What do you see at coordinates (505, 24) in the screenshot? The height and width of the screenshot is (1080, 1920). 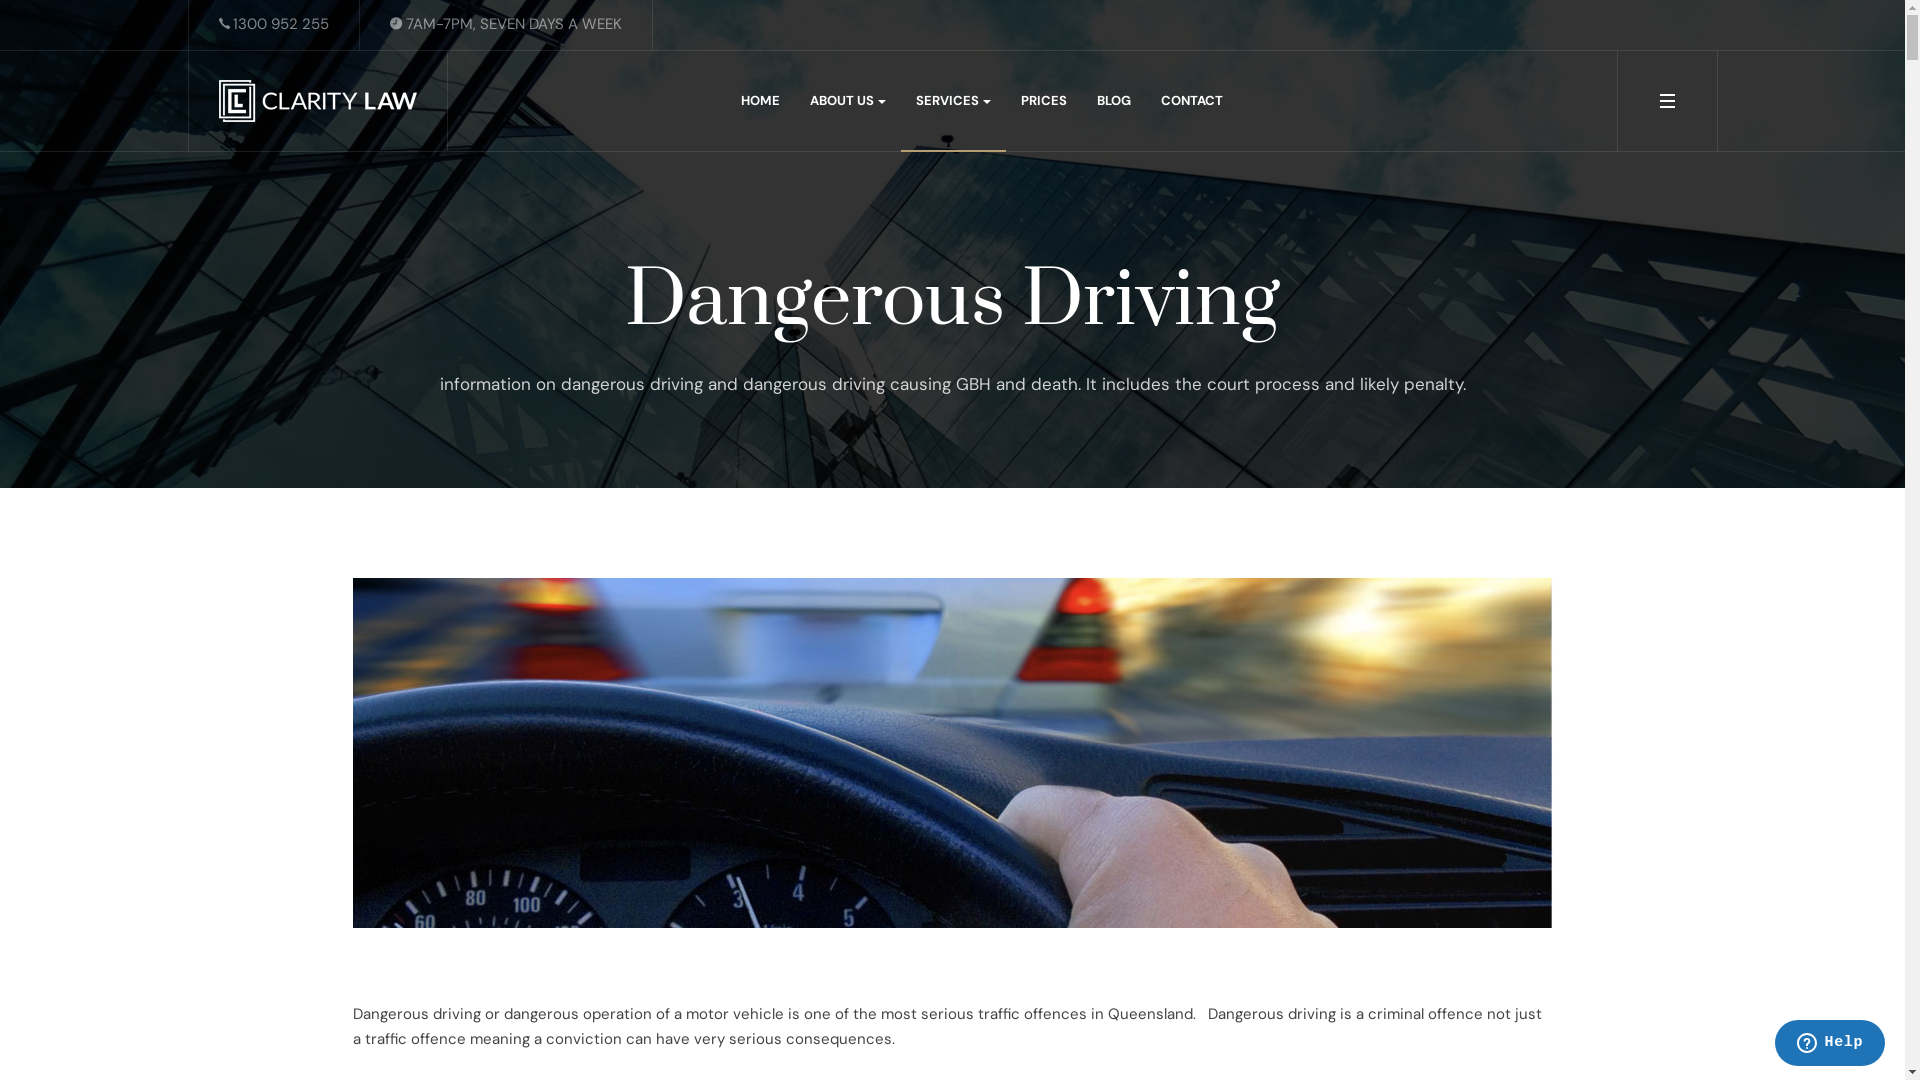 I see `'7AM-7PM, SEVEN DAYS A WEEK'` at bounding box center [505, 24].